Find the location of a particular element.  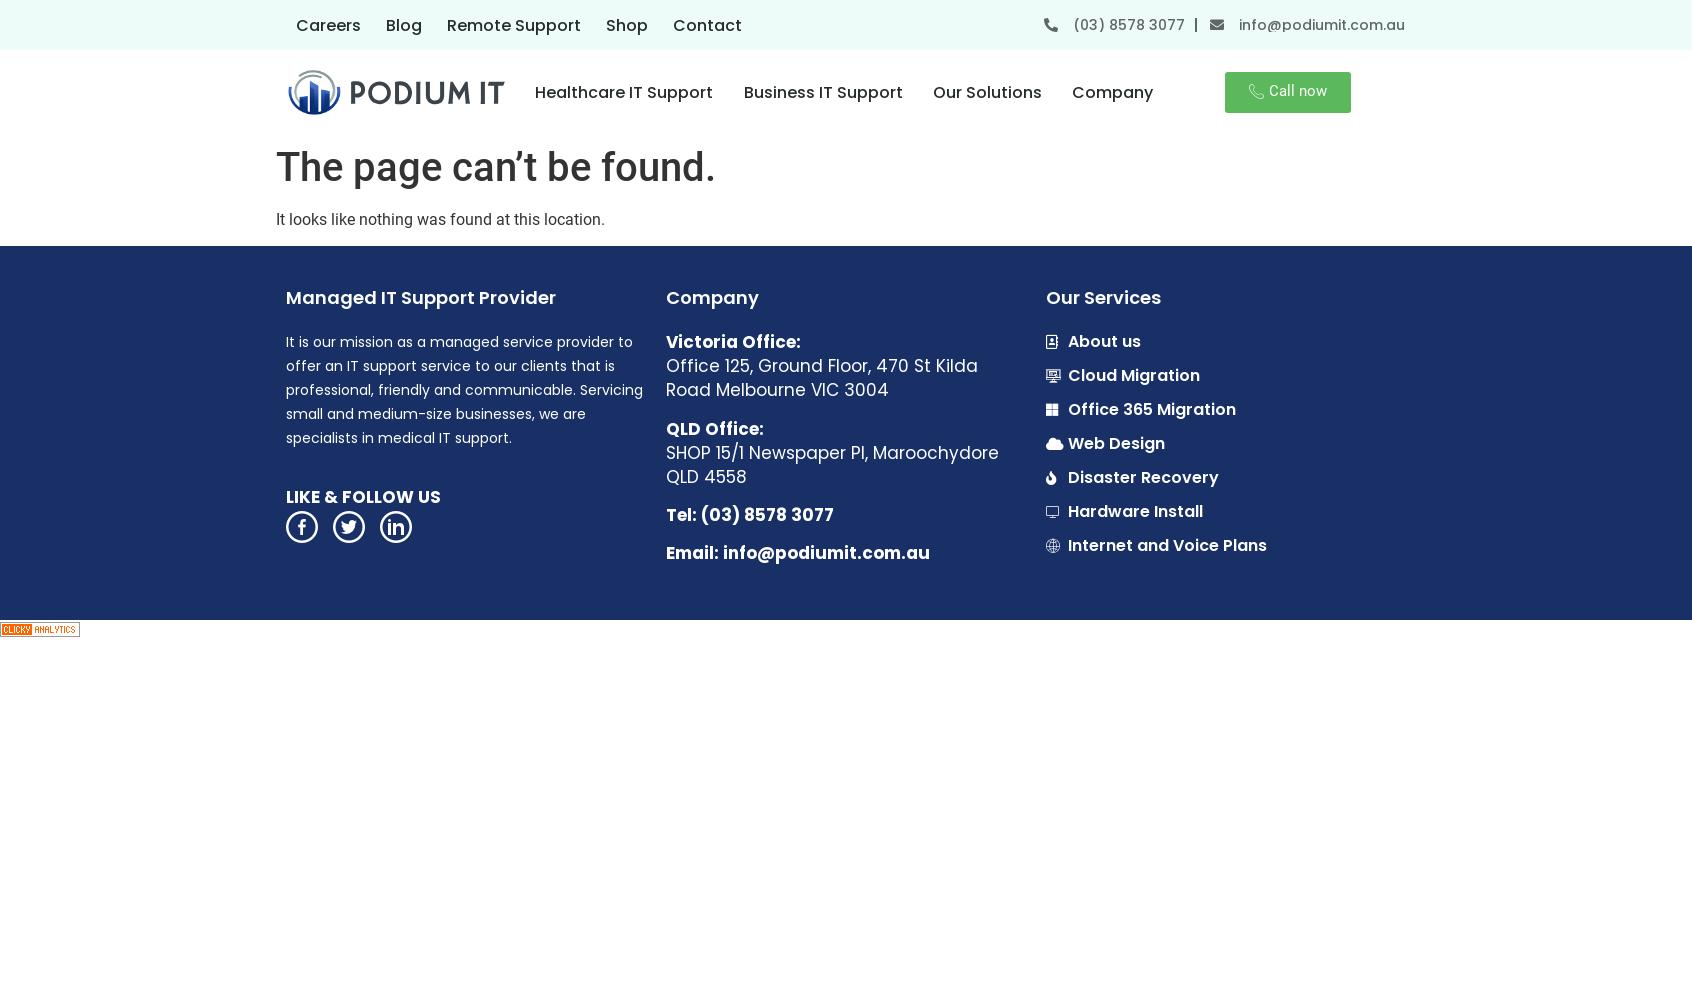

'Medical Director IT Support' is located at coordinates (821, 206).